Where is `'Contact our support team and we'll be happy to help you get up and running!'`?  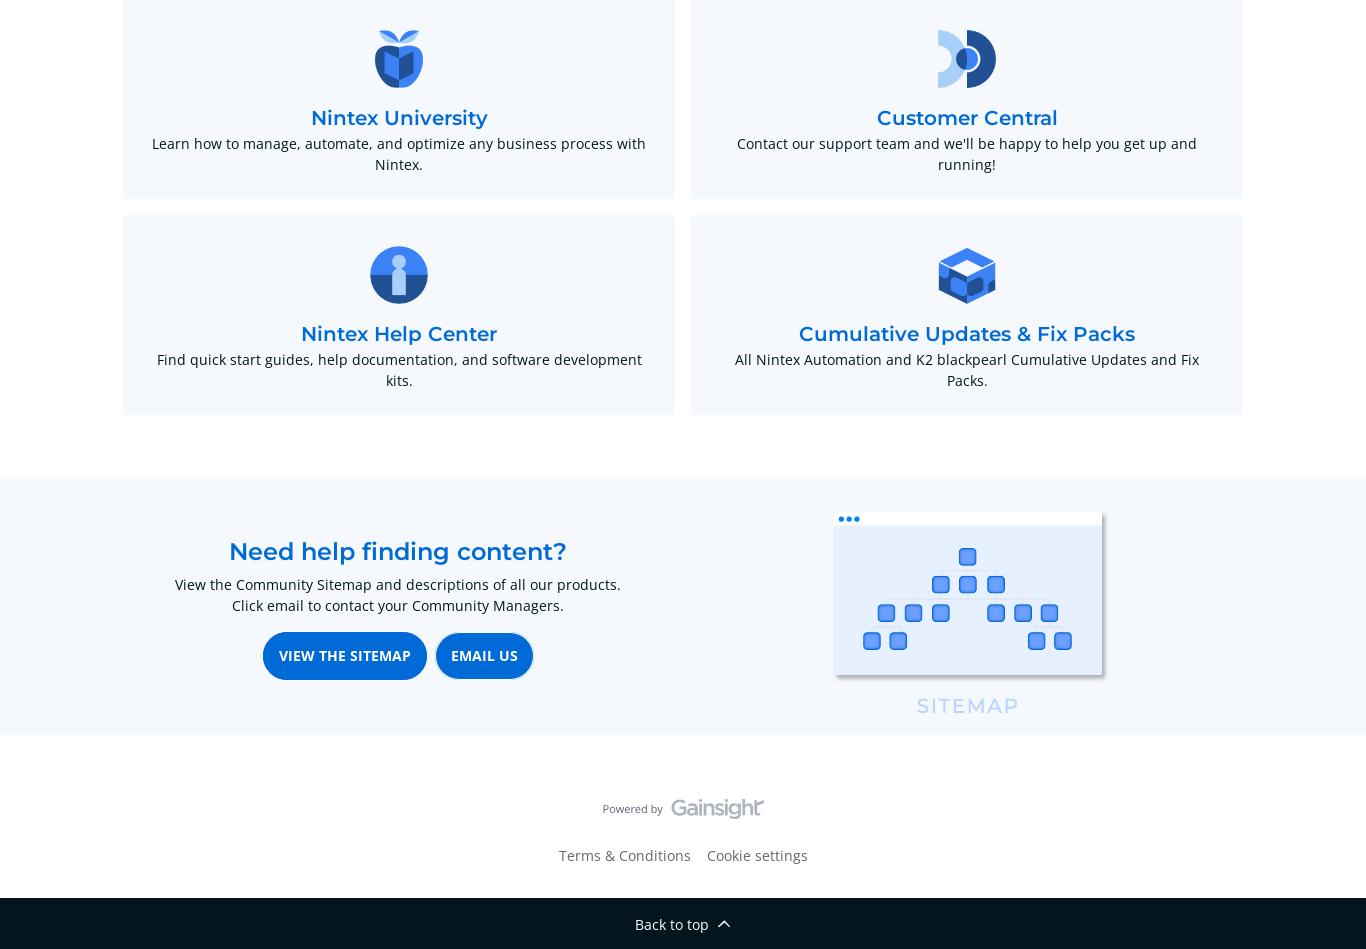 'Contact our support team and we'll be happy to help you get up and running!' is located at coordinates (966, 154).